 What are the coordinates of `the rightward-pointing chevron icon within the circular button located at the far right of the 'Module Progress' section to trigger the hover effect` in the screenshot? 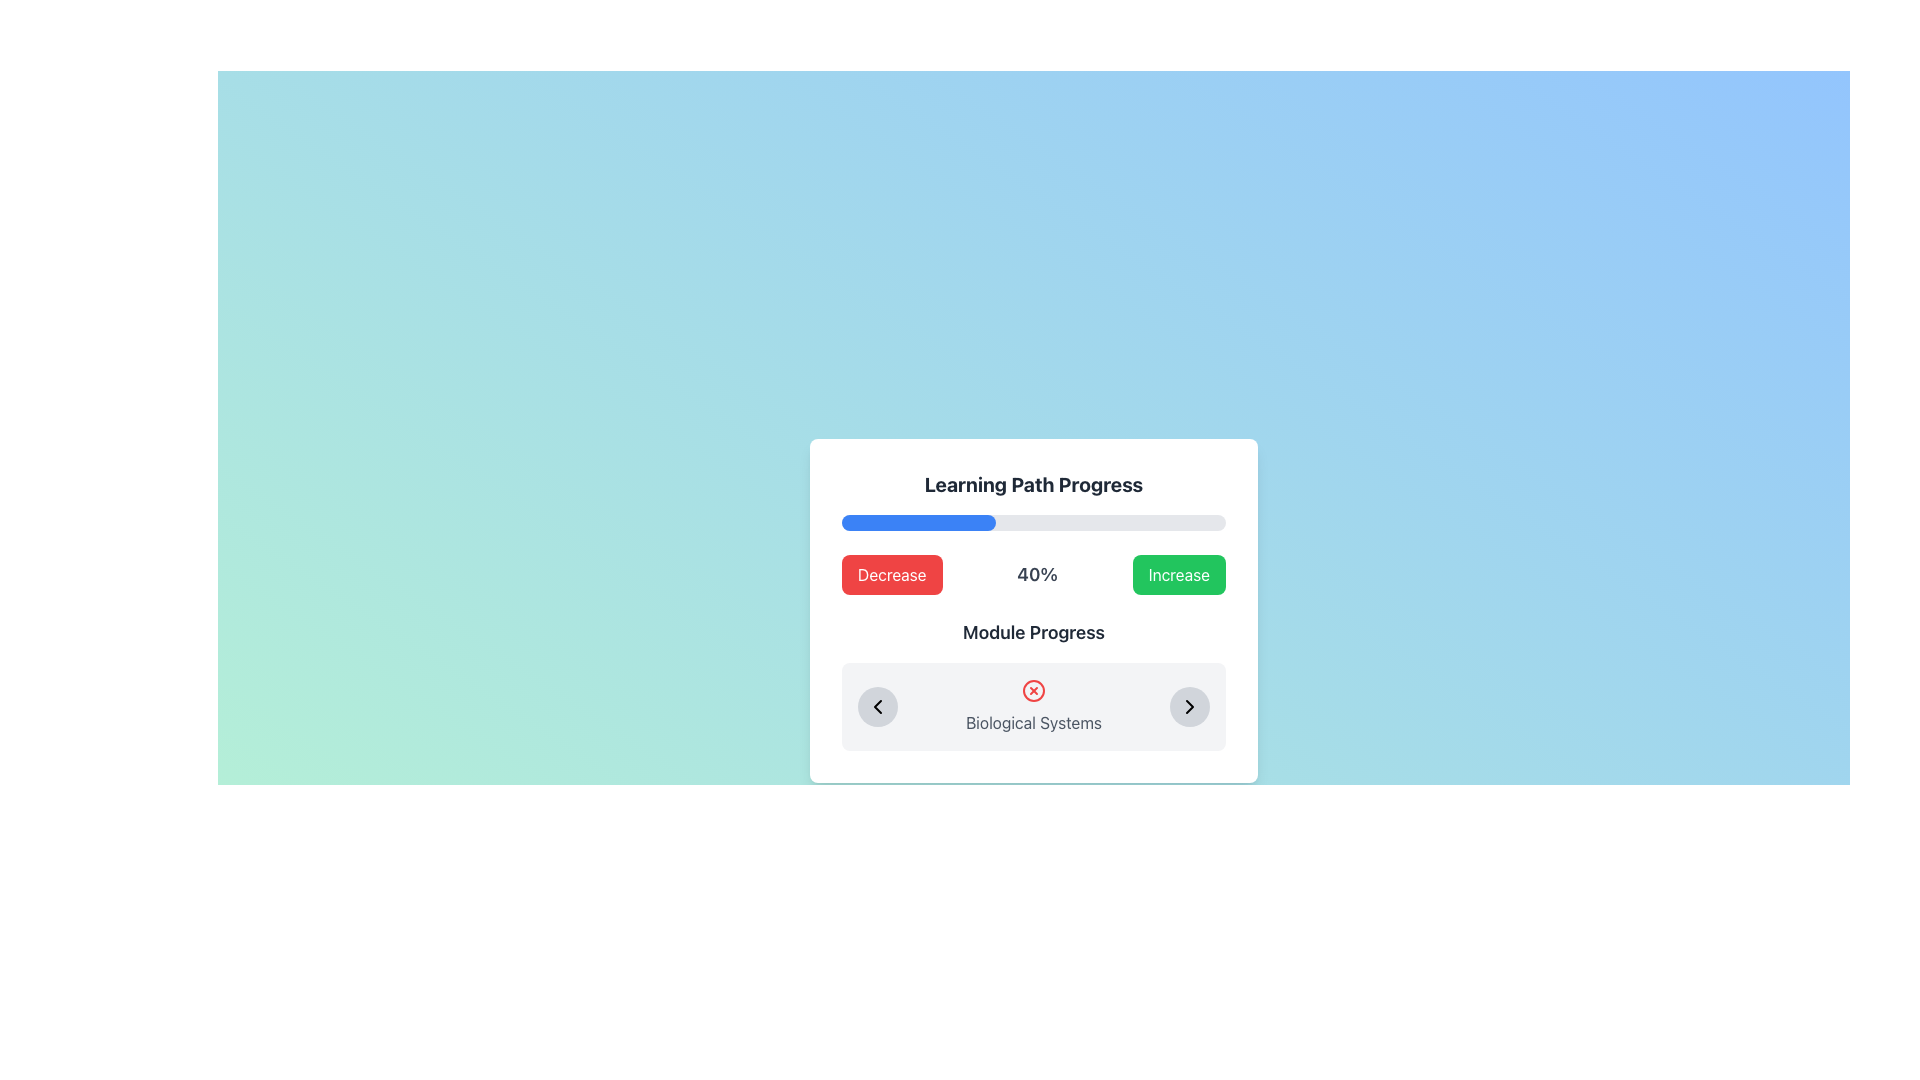 It's located at (1190, 705).